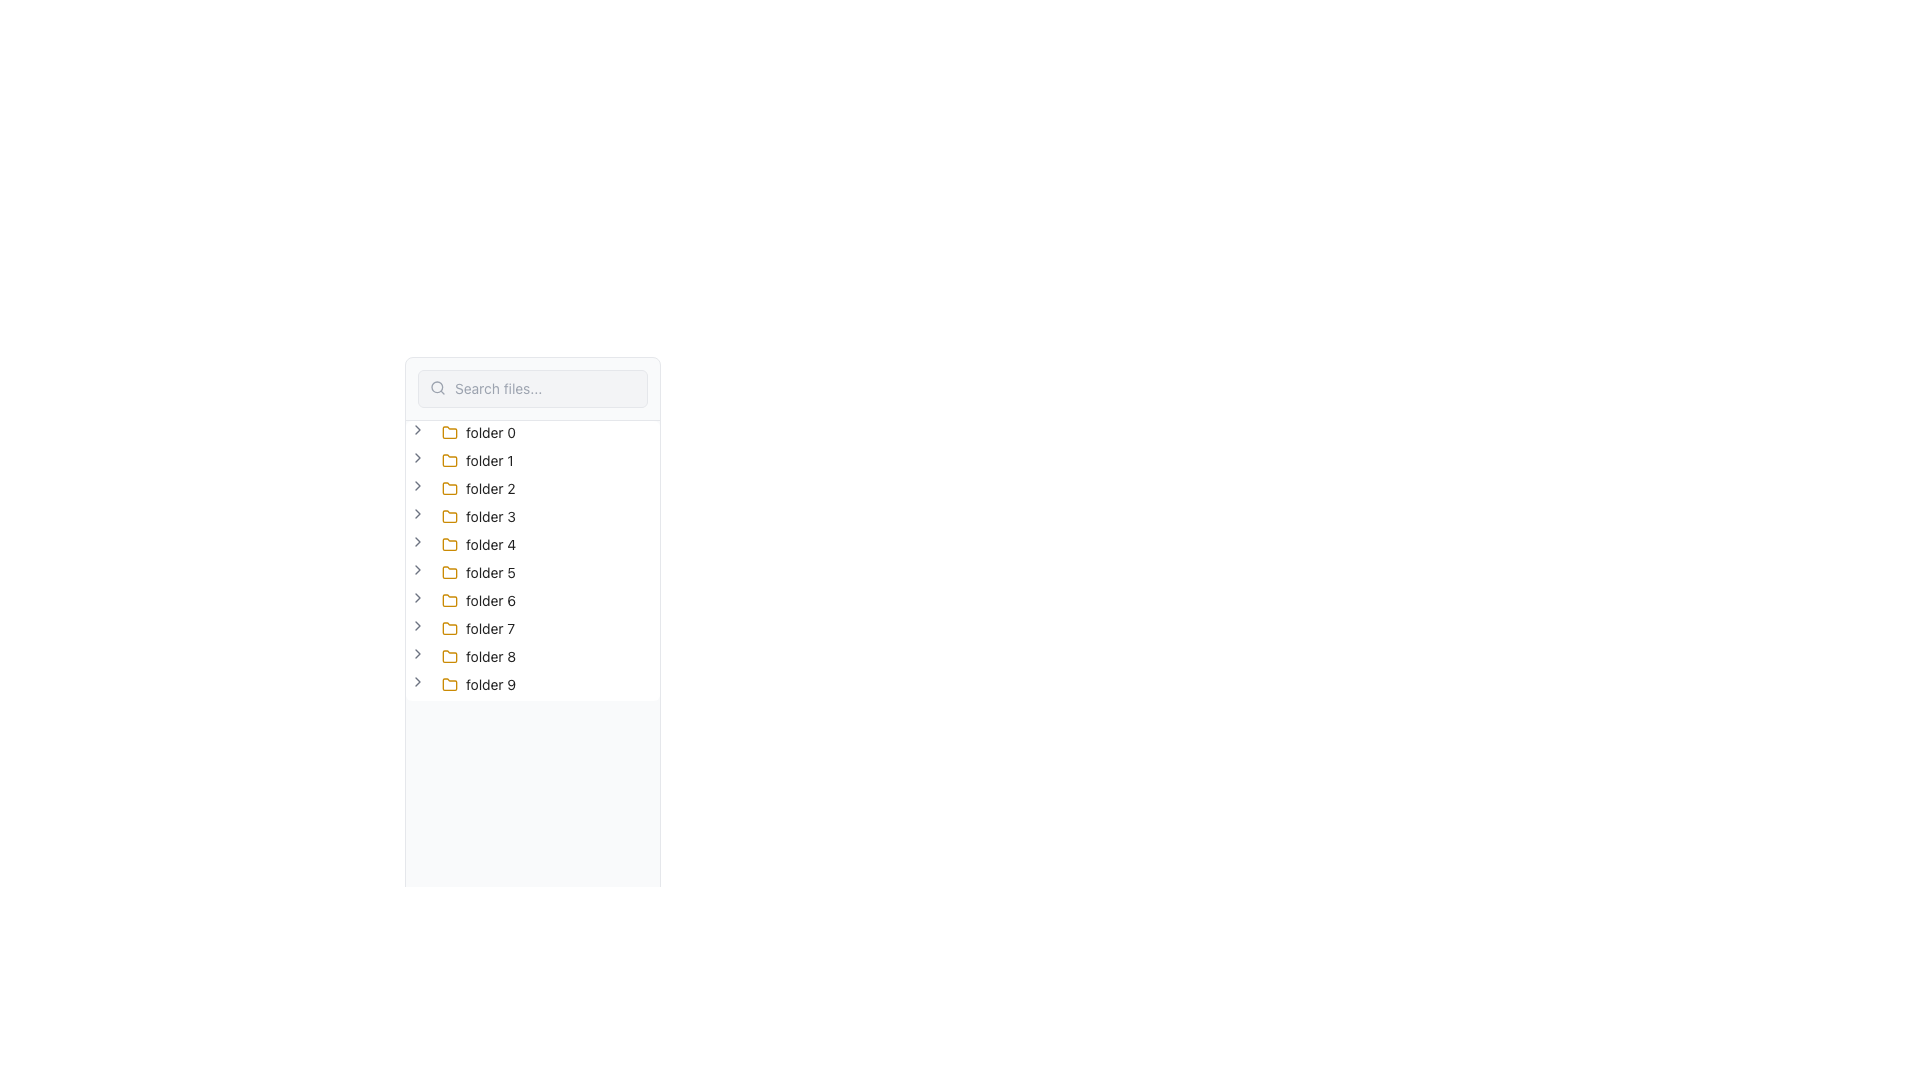 Image resolution: width=1920 pixels, height=1080 pixels. What do you see at coordinates (449, 600) in the screenshot?
I see `the Folder icon, which is a yellow rectangular icon with a rounded top right corner, located beside the label 'folder 6' in the list` at bounding box center [449, 600].